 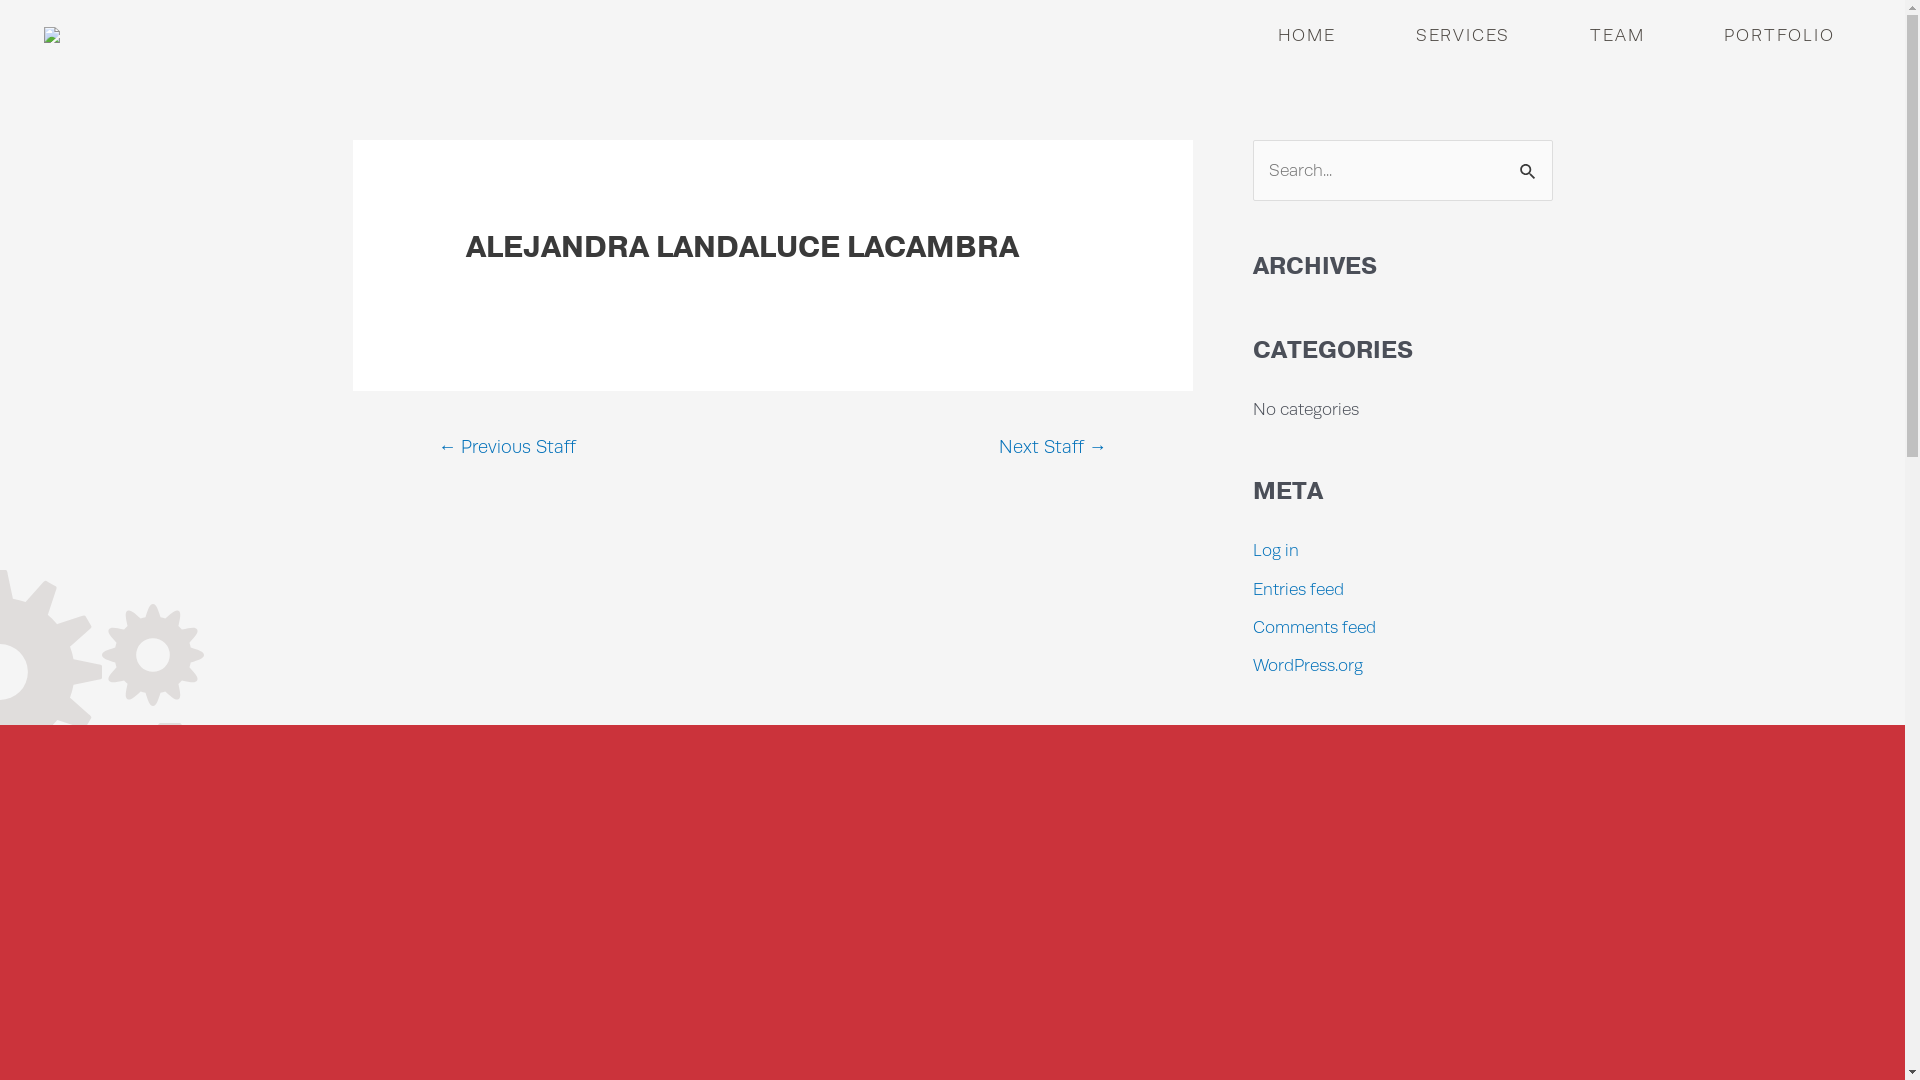 What do you see at coordinates (1313, 626) in the screenshot?
I see `'Comments feed'` at bounding box center [1313, 626].